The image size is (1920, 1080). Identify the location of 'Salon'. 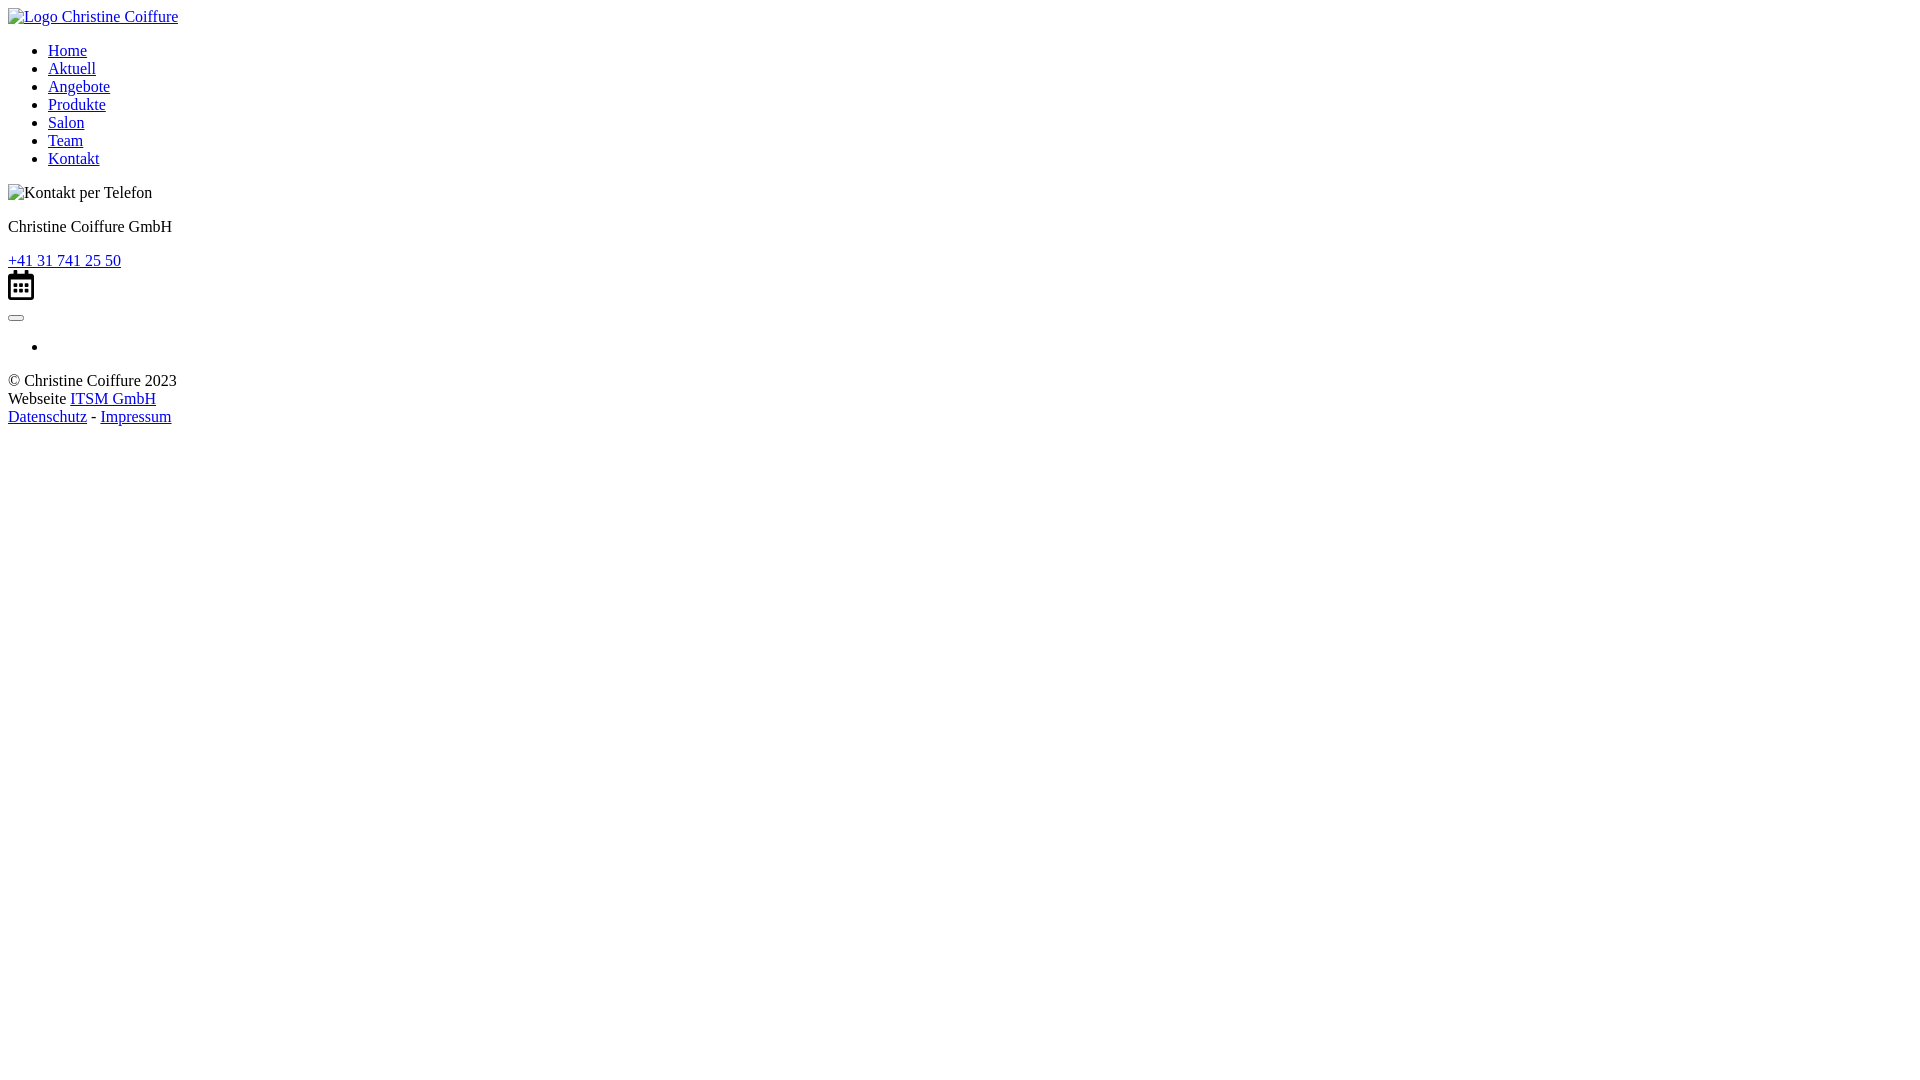
(66, 122).